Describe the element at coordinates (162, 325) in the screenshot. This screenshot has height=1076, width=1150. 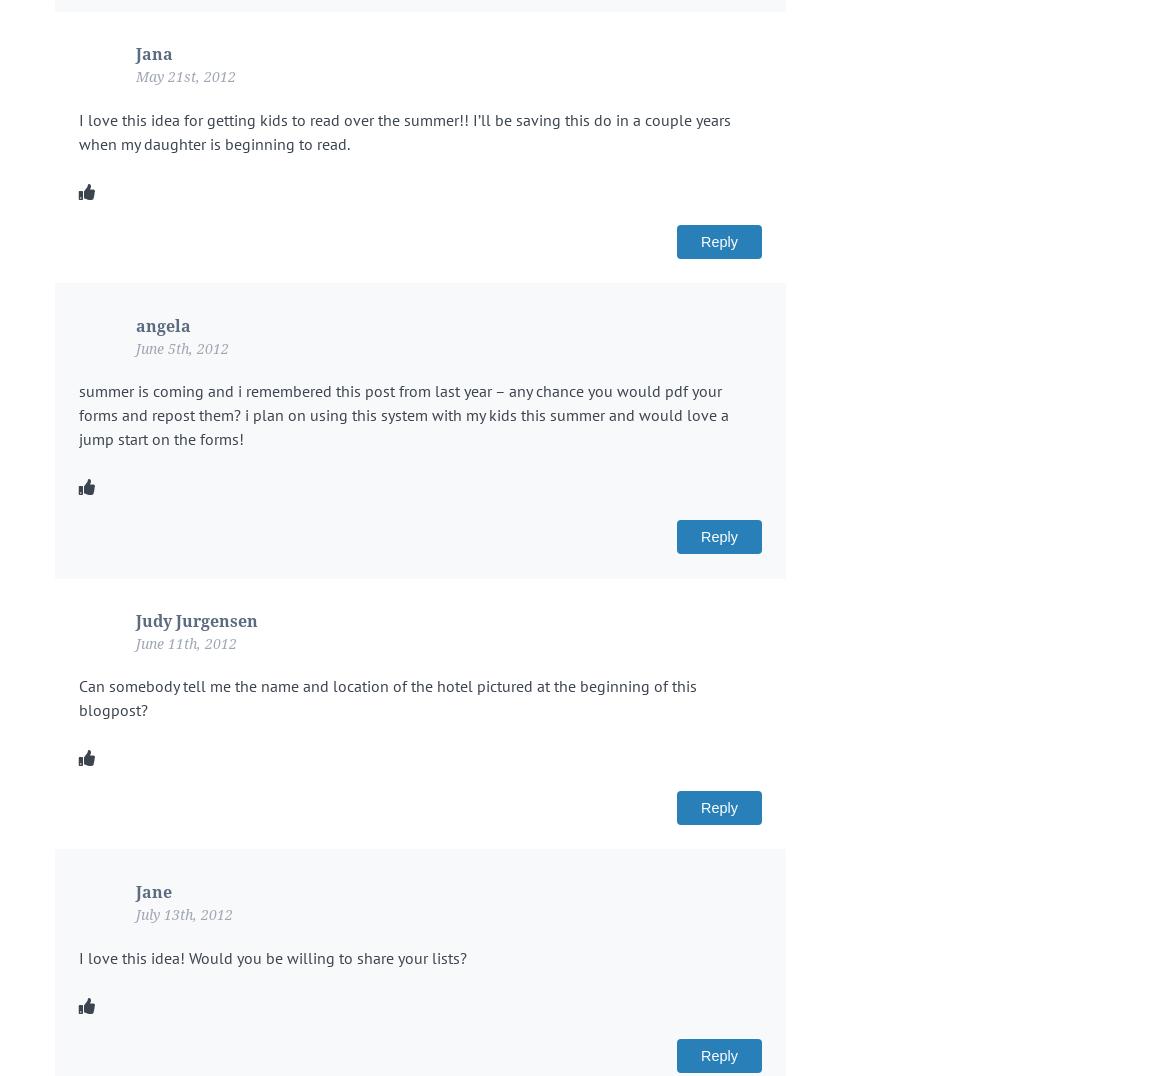
I see `'angela'` at that location.